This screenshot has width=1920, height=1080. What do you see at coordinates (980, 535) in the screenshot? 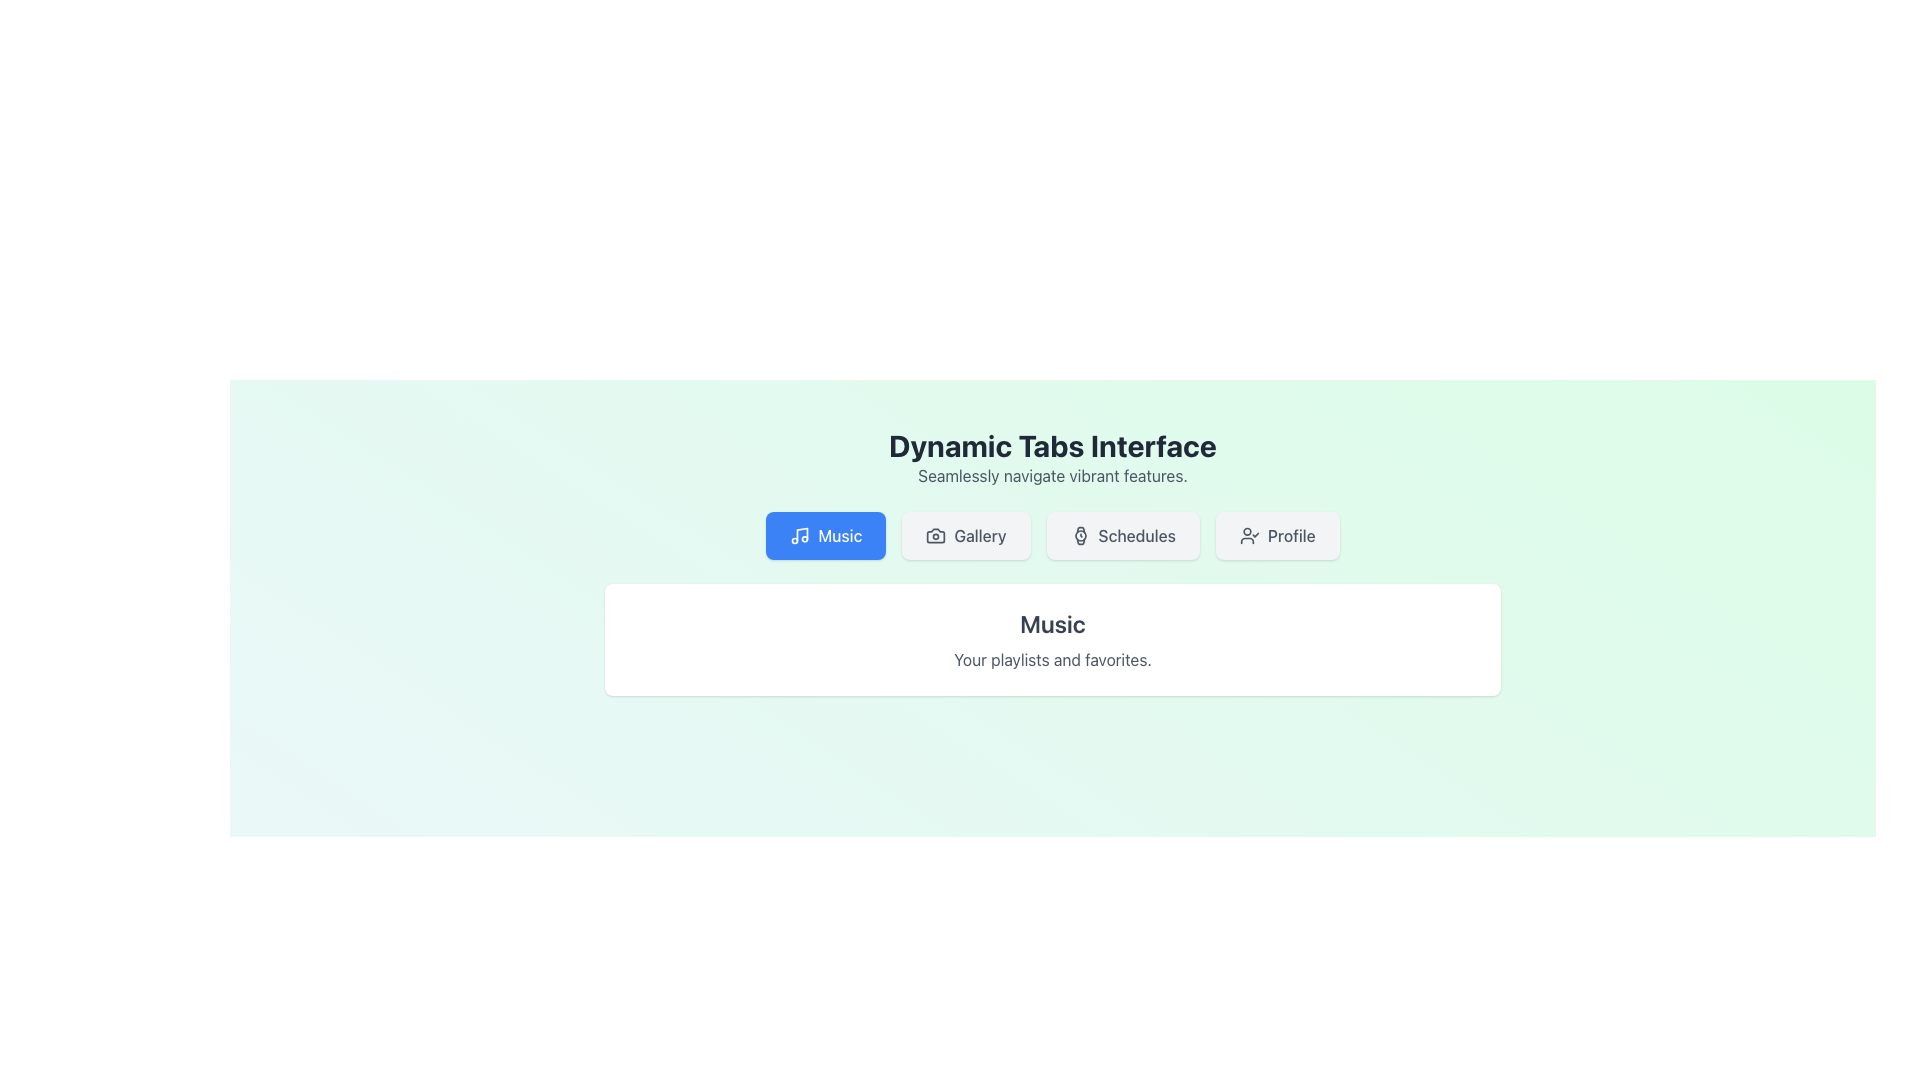
I see `the text label displaying 'Gallery' which is part of a tab-like component, positioned second from the left in a row of four tabs, immediately to the right of a camera icon` at bounding box center [980, 535].